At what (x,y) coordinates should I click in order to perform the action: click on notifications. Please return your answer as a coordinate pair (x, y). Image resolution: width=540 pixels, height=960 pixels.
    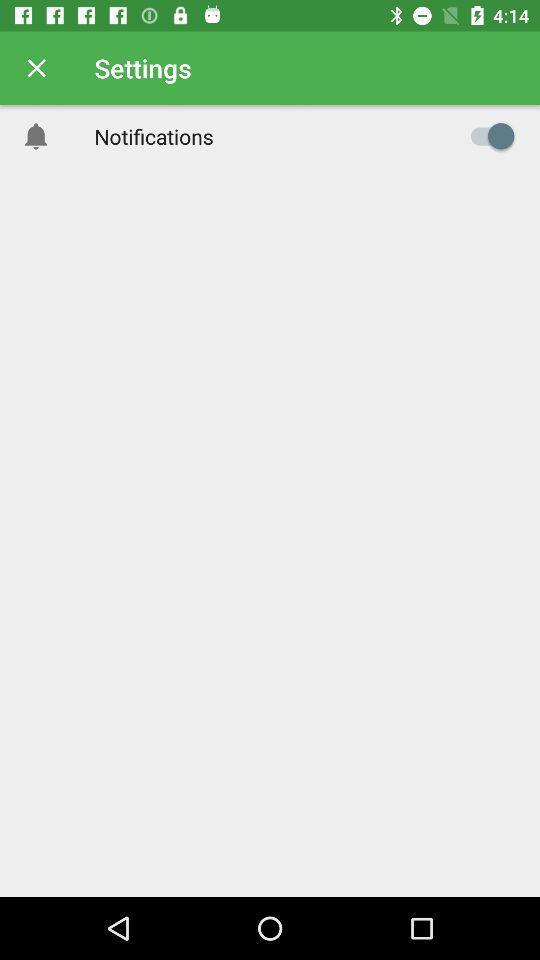
    Looking at the image, I should click on (486, 135).